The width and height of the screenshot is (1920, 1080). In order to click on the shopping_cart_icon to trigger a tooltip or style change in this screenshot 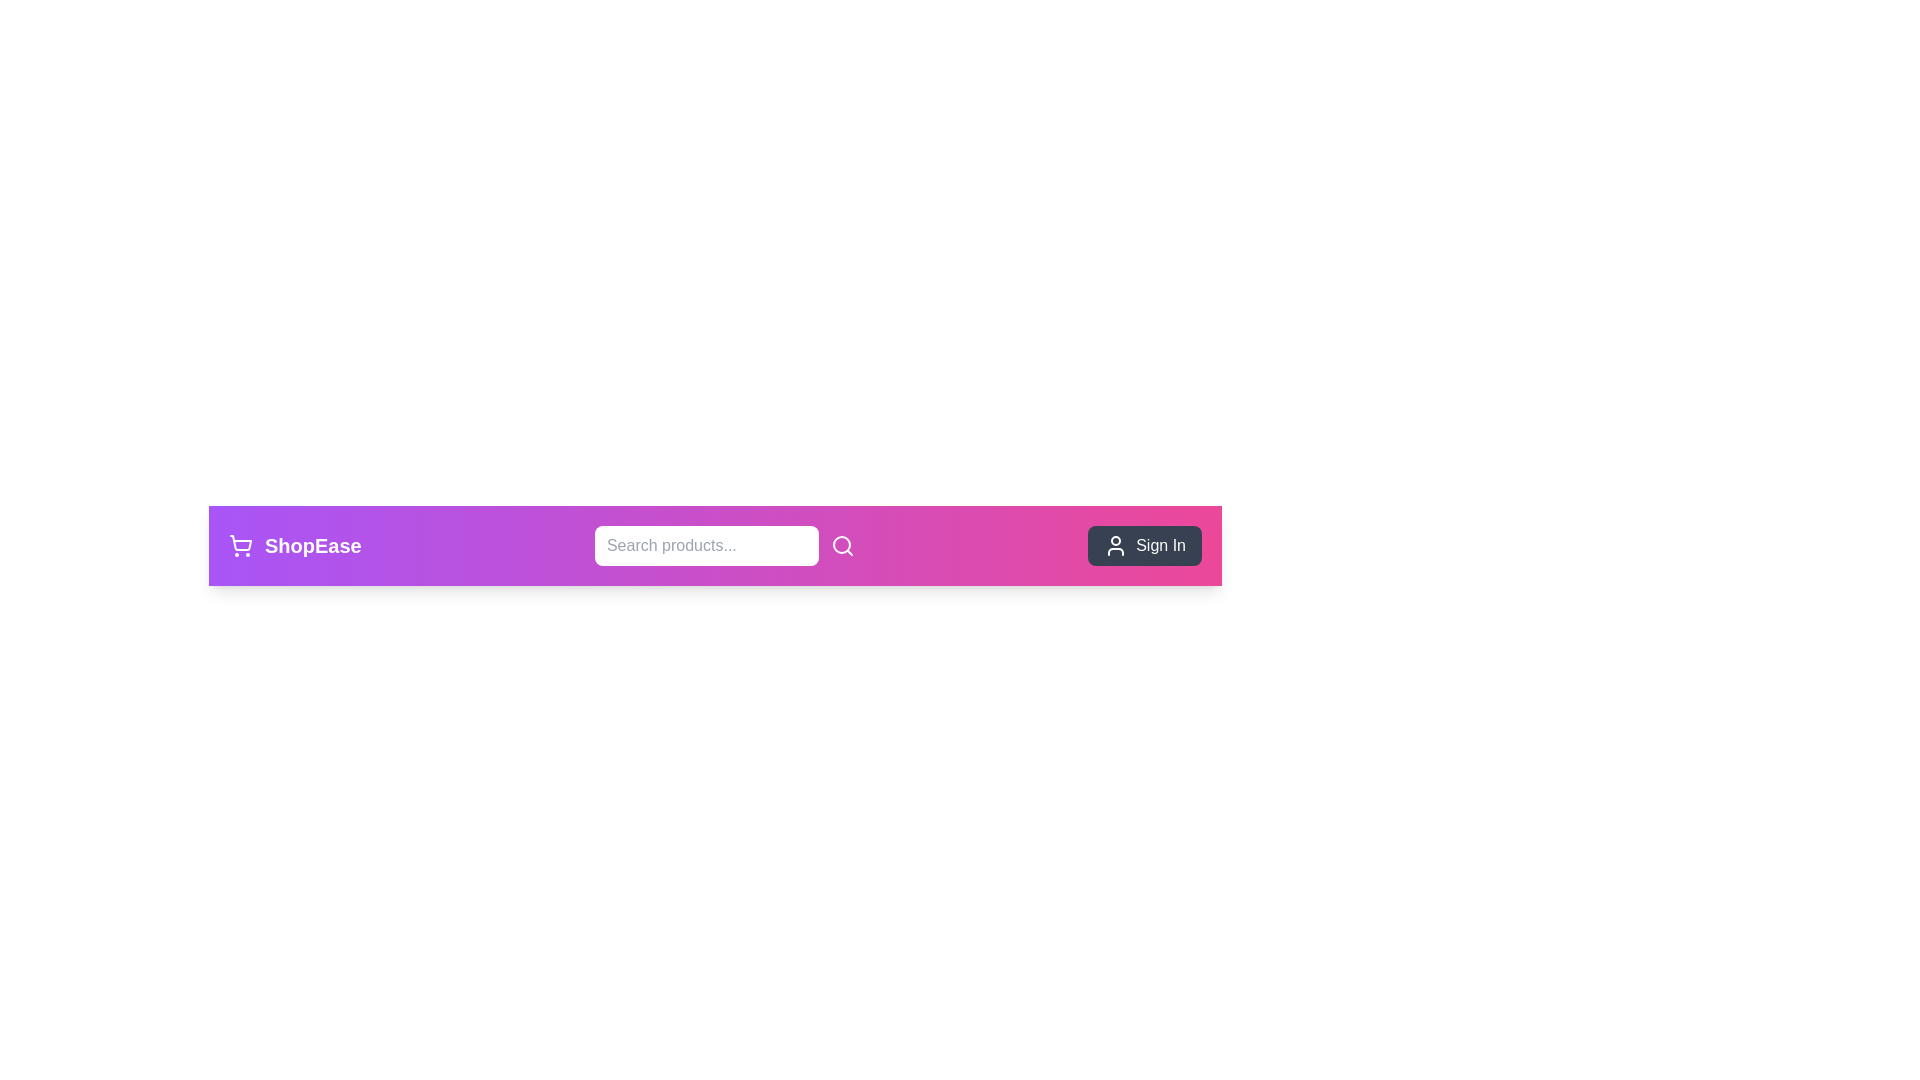, I will do `click(240, 546)`.